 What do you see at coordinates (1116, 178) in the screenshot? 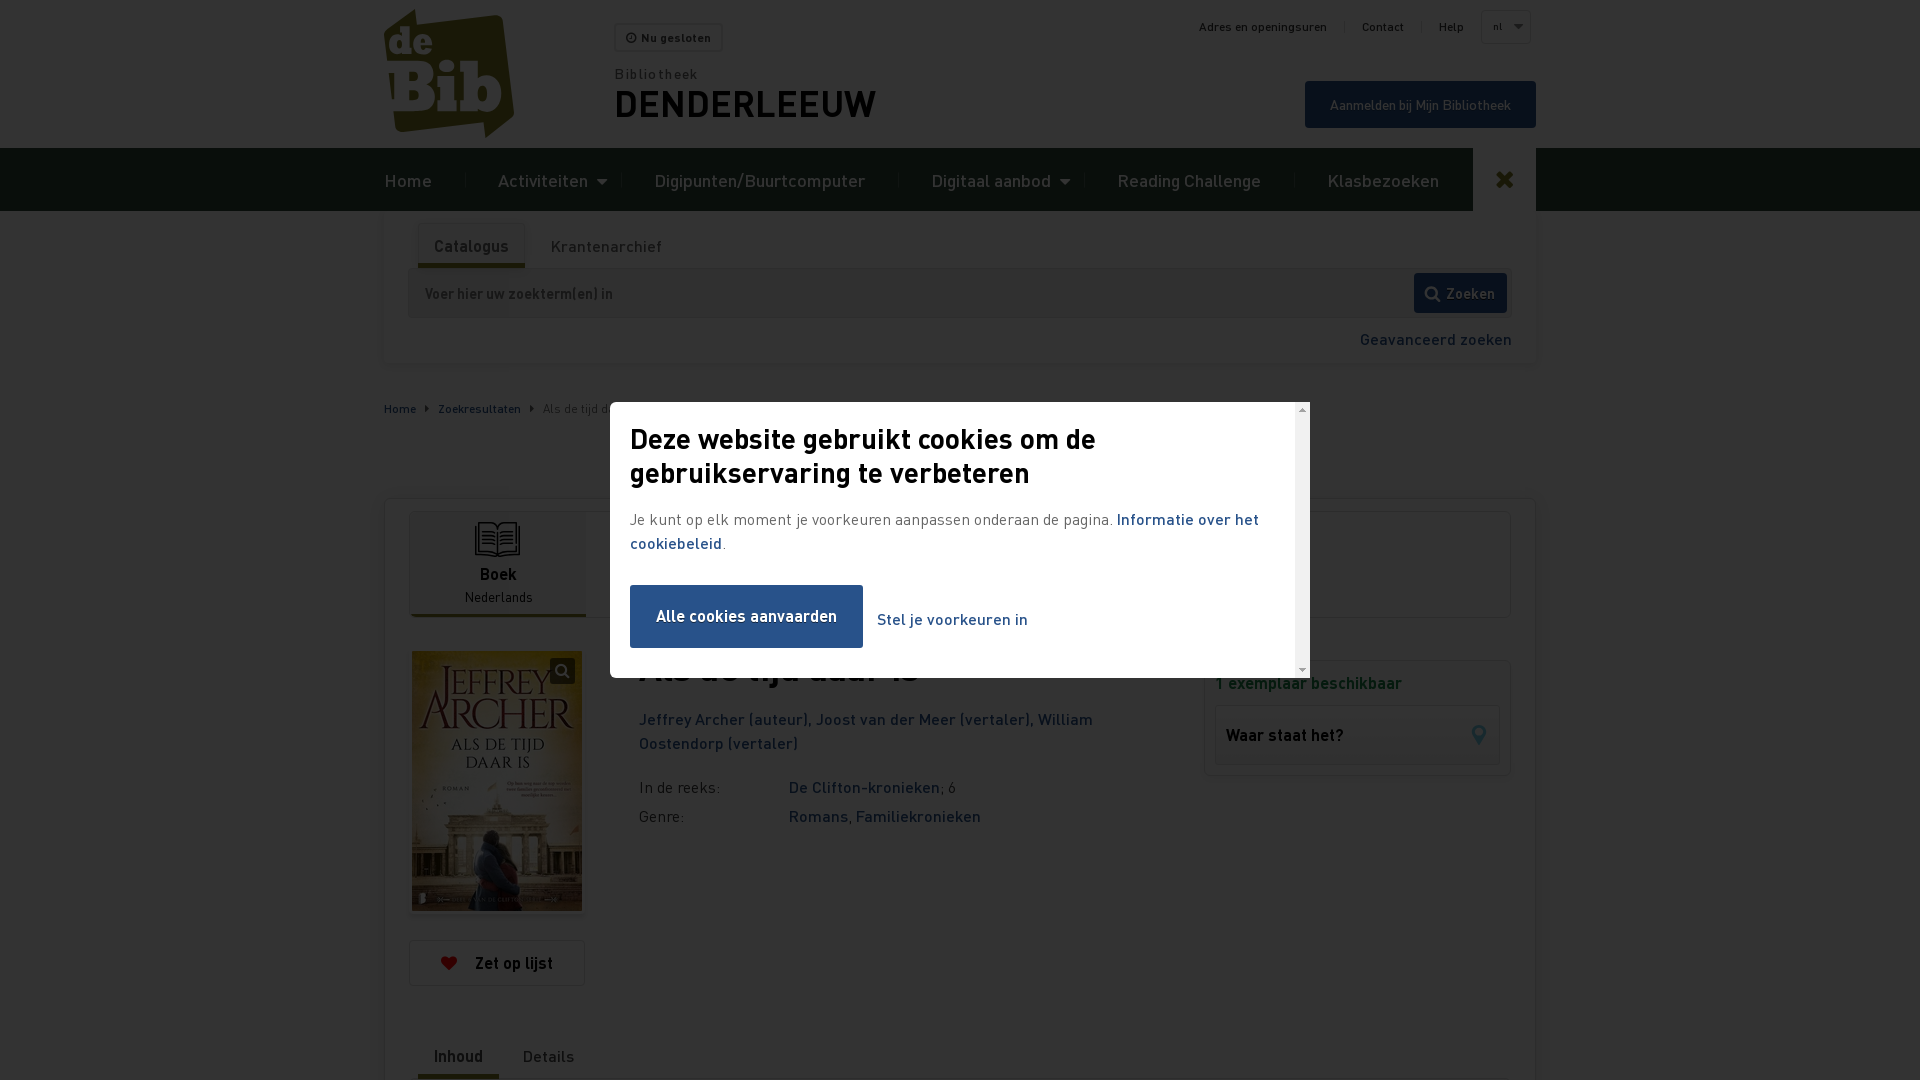
I see `'Reading Challenge'` at bounding box center [1116, 178].